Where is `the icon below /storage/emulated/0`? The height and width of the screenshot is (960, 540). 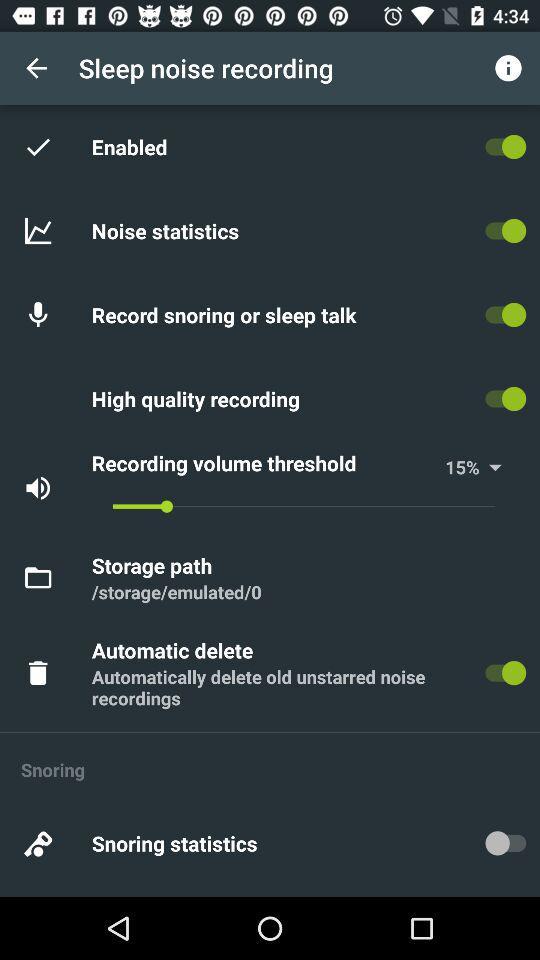 the icon below /storage/emulated/0 is located at coordinates (175, 649).